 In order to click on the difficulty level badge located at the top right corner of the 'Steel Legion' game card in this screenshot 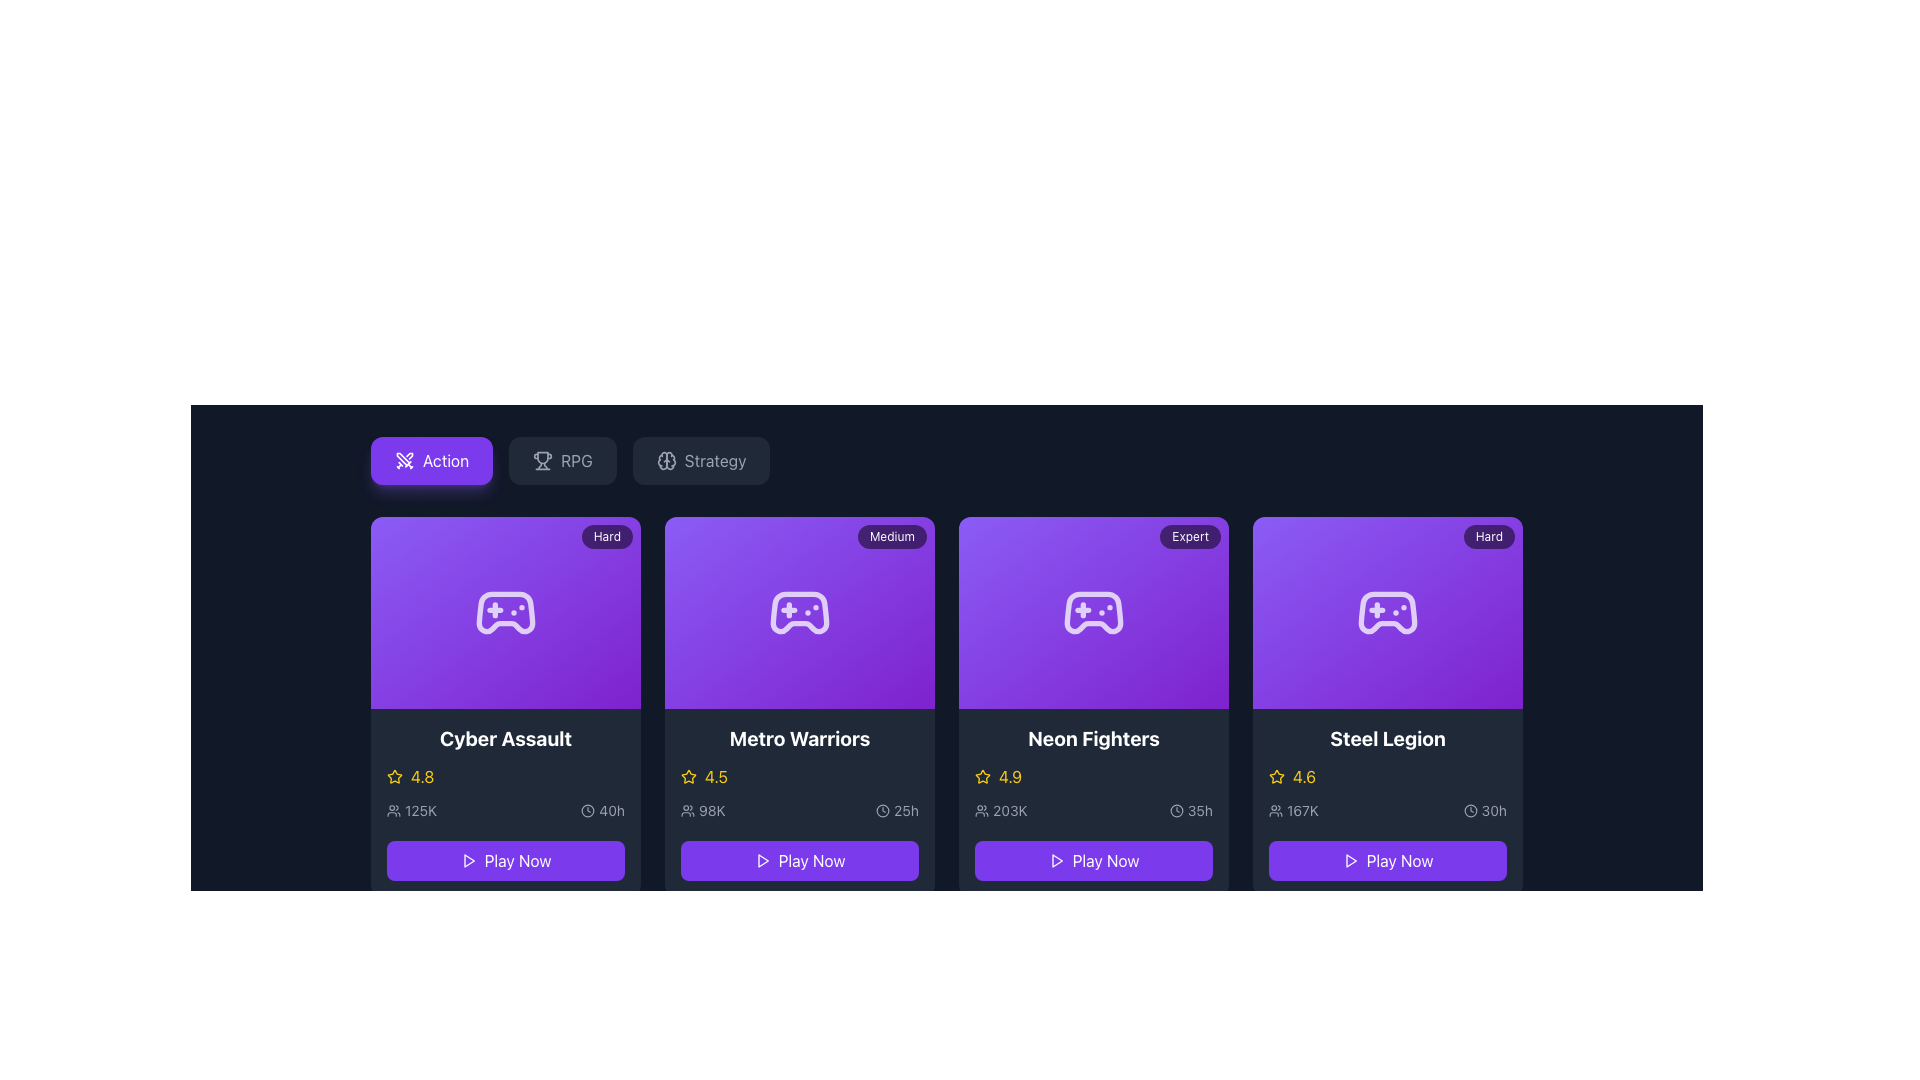, I will do `click(1488, 535)`.